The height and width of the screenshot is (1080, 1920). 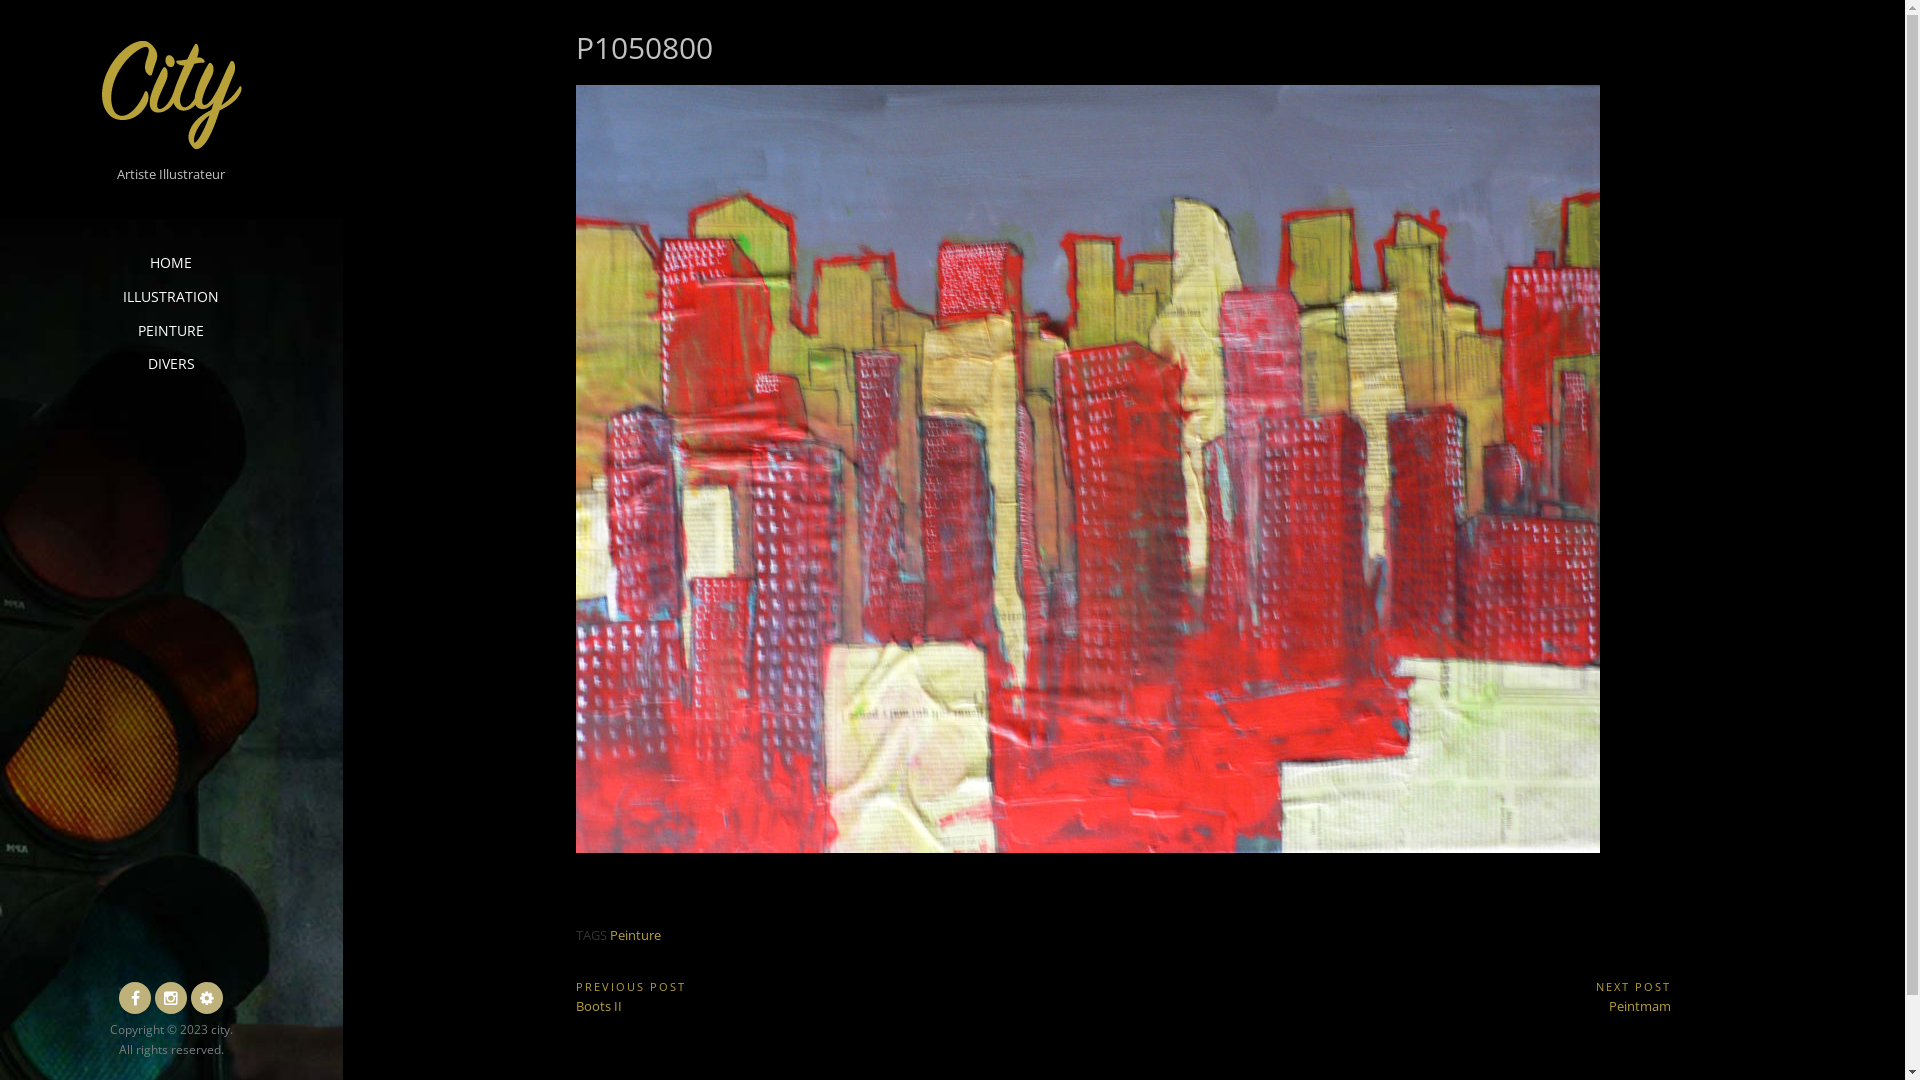 What do you see at coordinates (849, 996) in the screenshot?
I see `'PREVIOUS POST` at bounding box center [849, 996].